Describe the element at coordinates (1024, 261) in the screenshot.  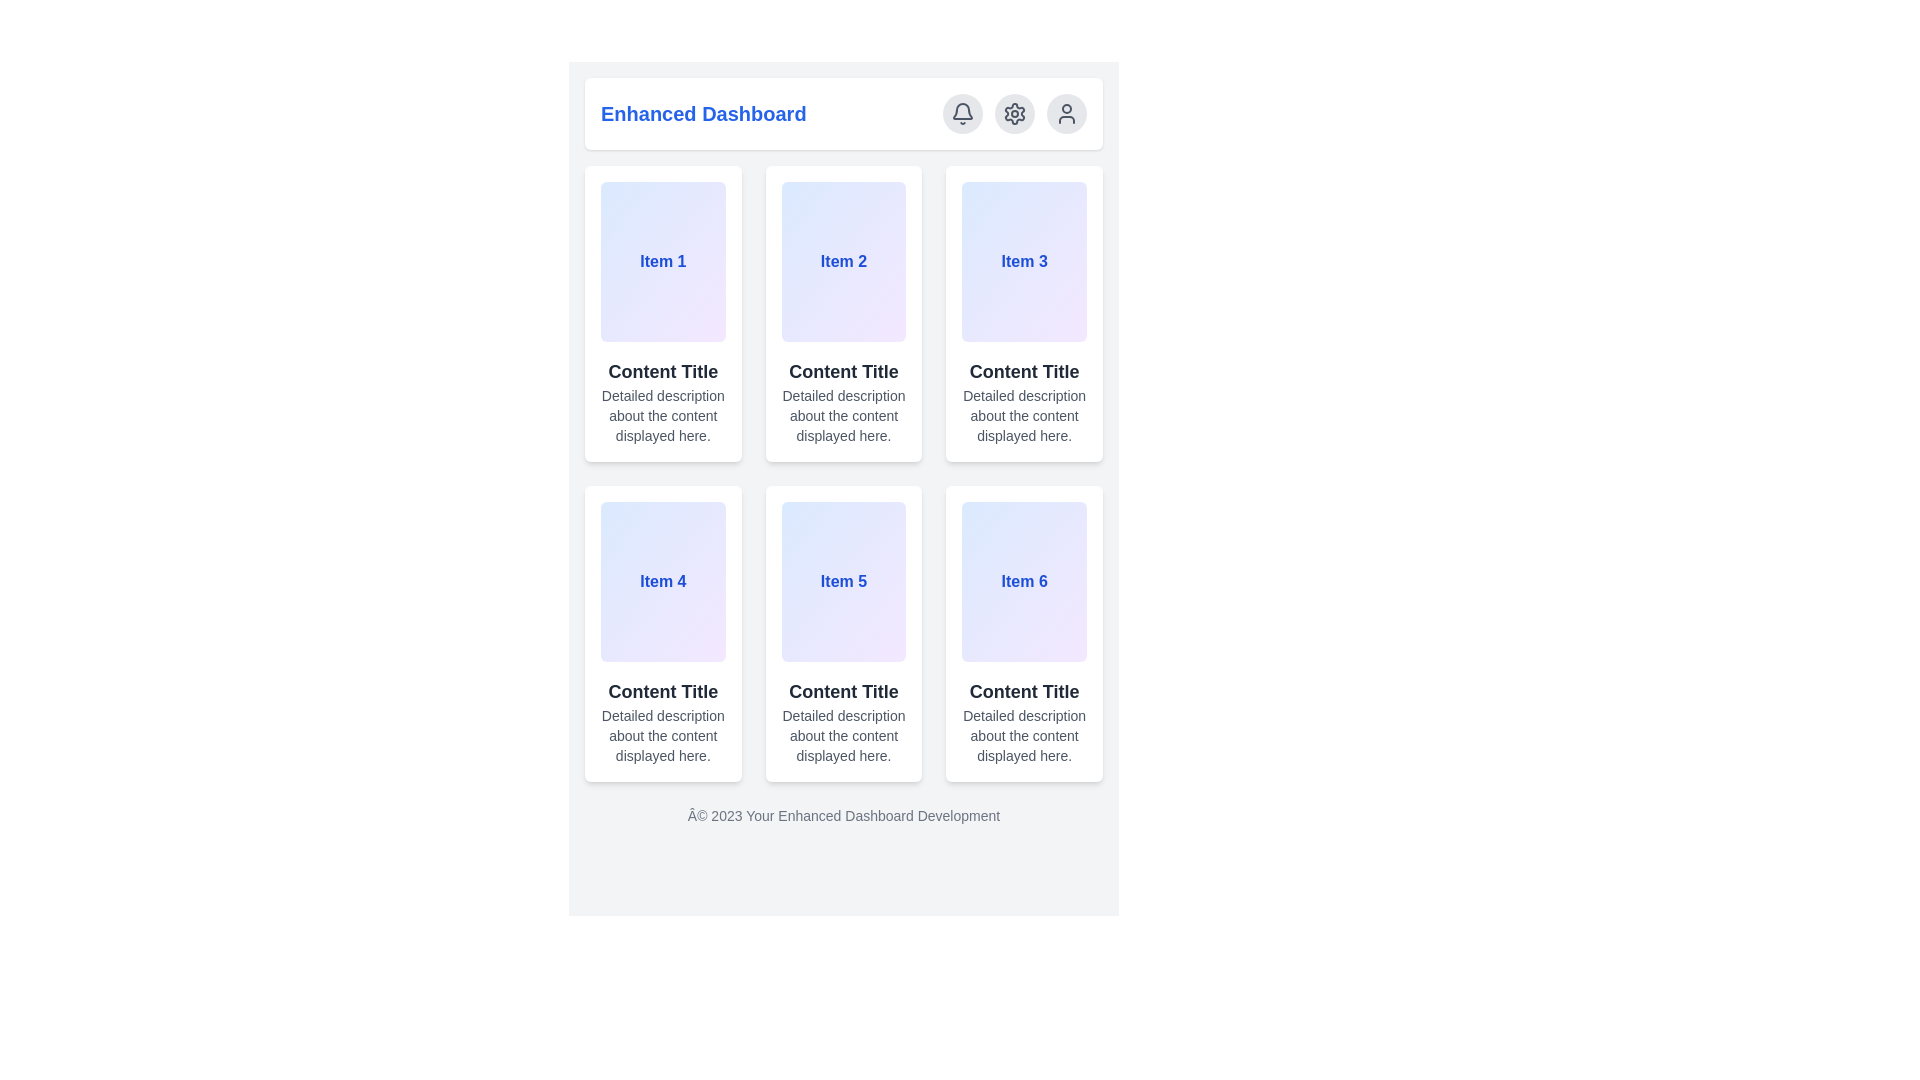
I see `the rectangular Tile or card with a gradient background from blue to purple, containing the text 'Item 3' in bold blue font at the center, located in the top-right corner of the second row of items in the grid layout` at that location.